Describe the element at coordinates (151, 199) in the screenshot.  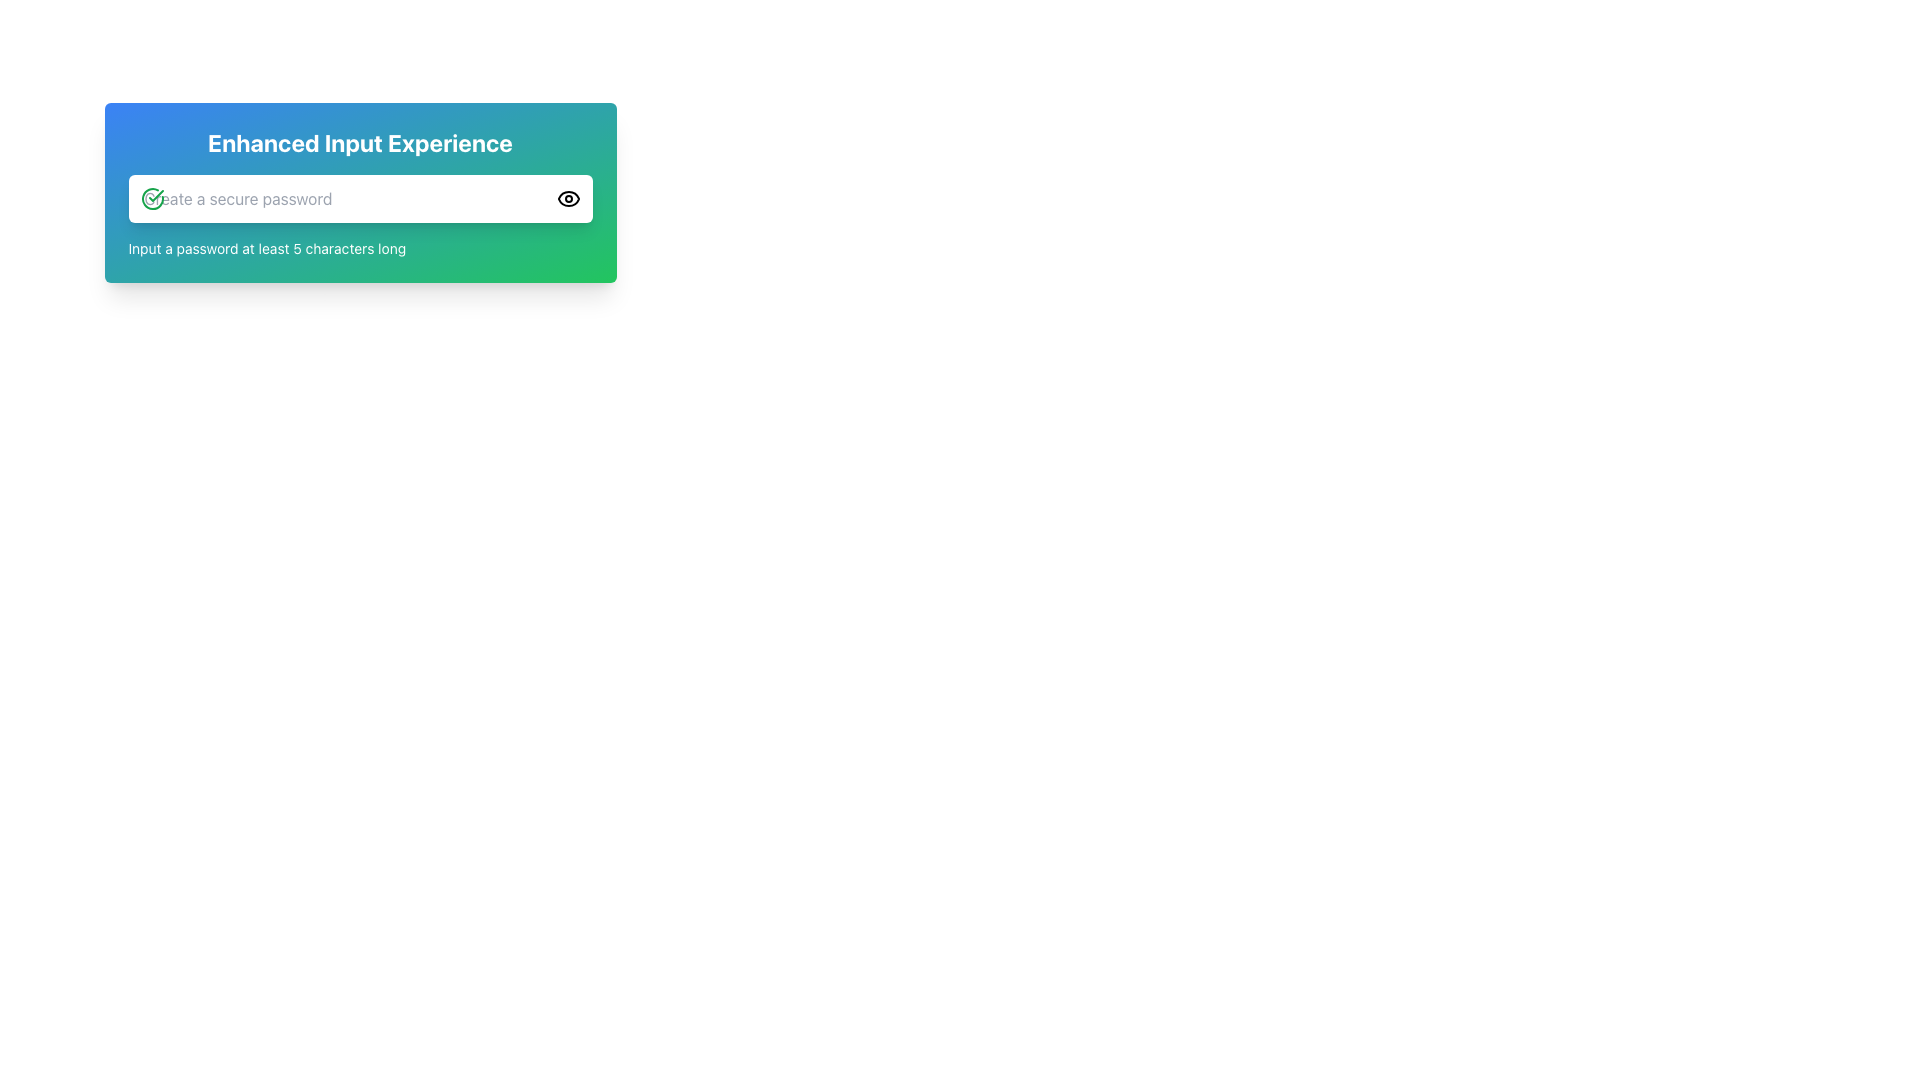
I see `the validation icon that is positioned directly to the left of the password input field, confirming the correctness of the input` at that location.